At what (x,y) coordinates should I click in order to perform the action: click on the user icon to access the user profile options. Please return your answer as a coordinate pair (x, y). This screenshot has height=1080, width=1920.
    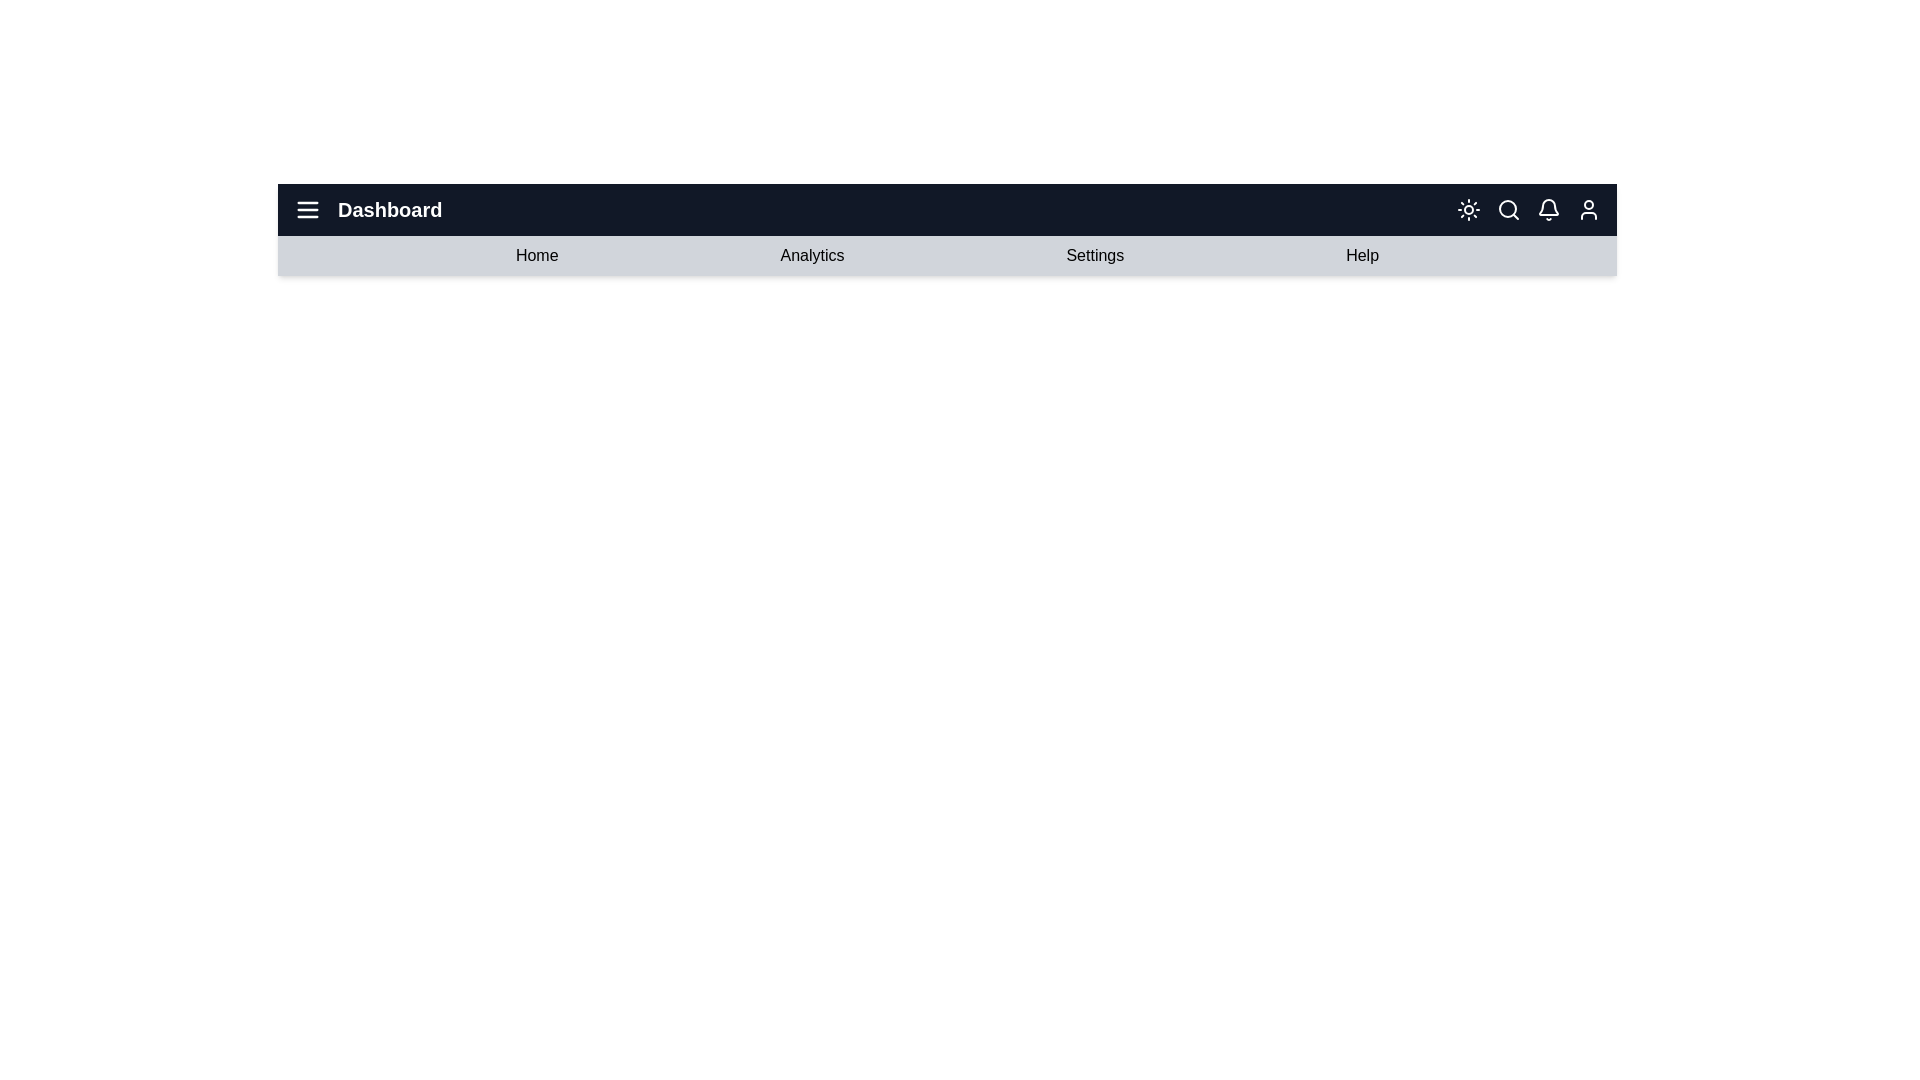
    Looking at the image, I should click on (1587, 209).